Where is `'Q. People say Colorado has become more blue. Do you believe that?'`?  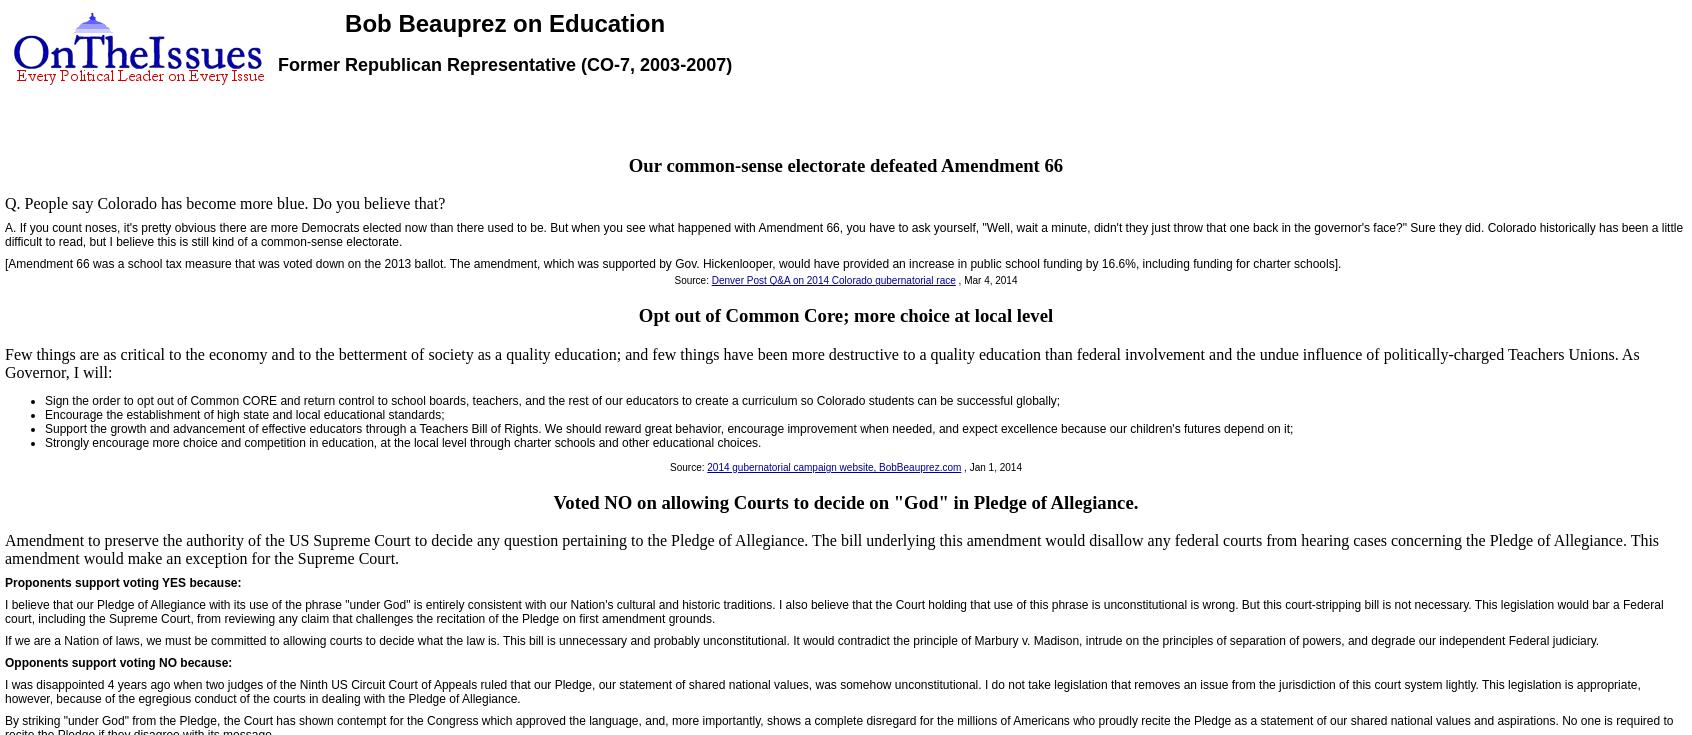 'Q. People say Colorado has become more blue. Do you believe that?' is located at coordinates (225, 203).